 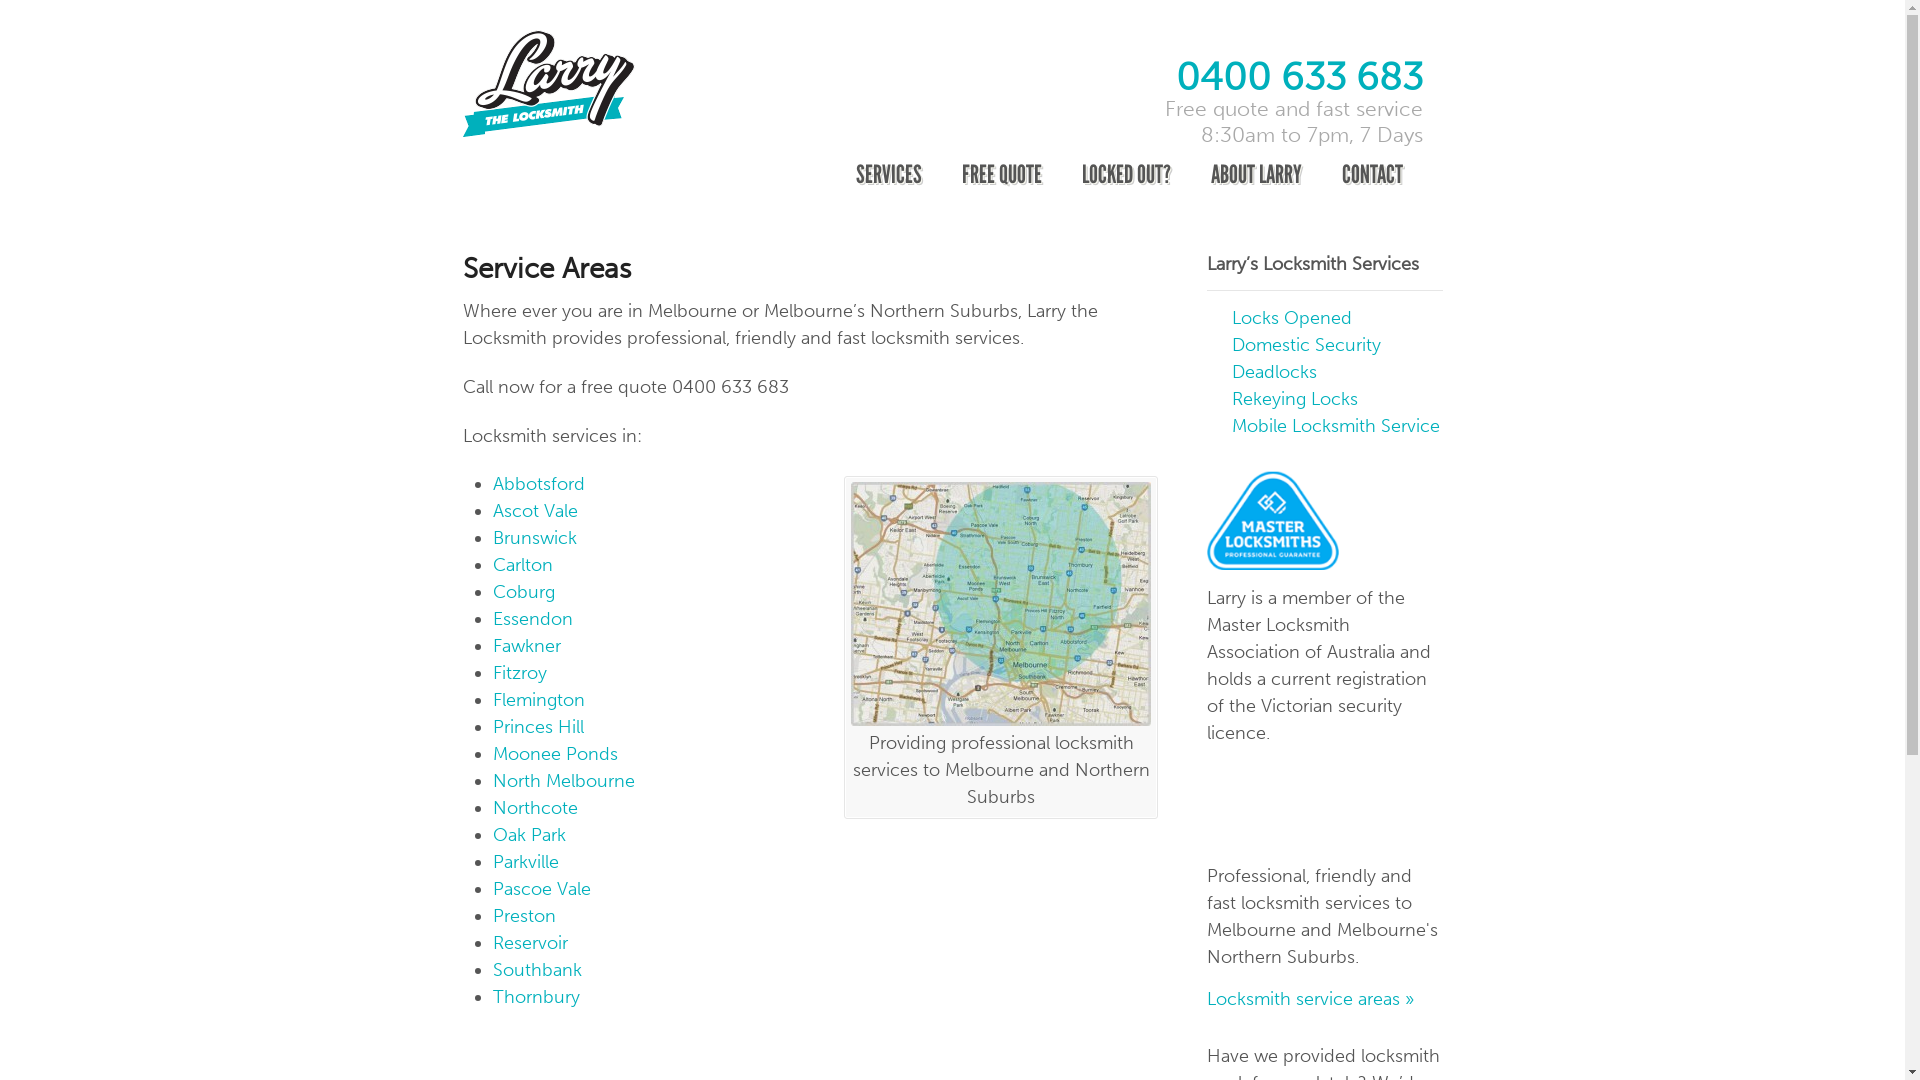 I want to click on 'Moonee Ponds', so click(x=491, y=753).